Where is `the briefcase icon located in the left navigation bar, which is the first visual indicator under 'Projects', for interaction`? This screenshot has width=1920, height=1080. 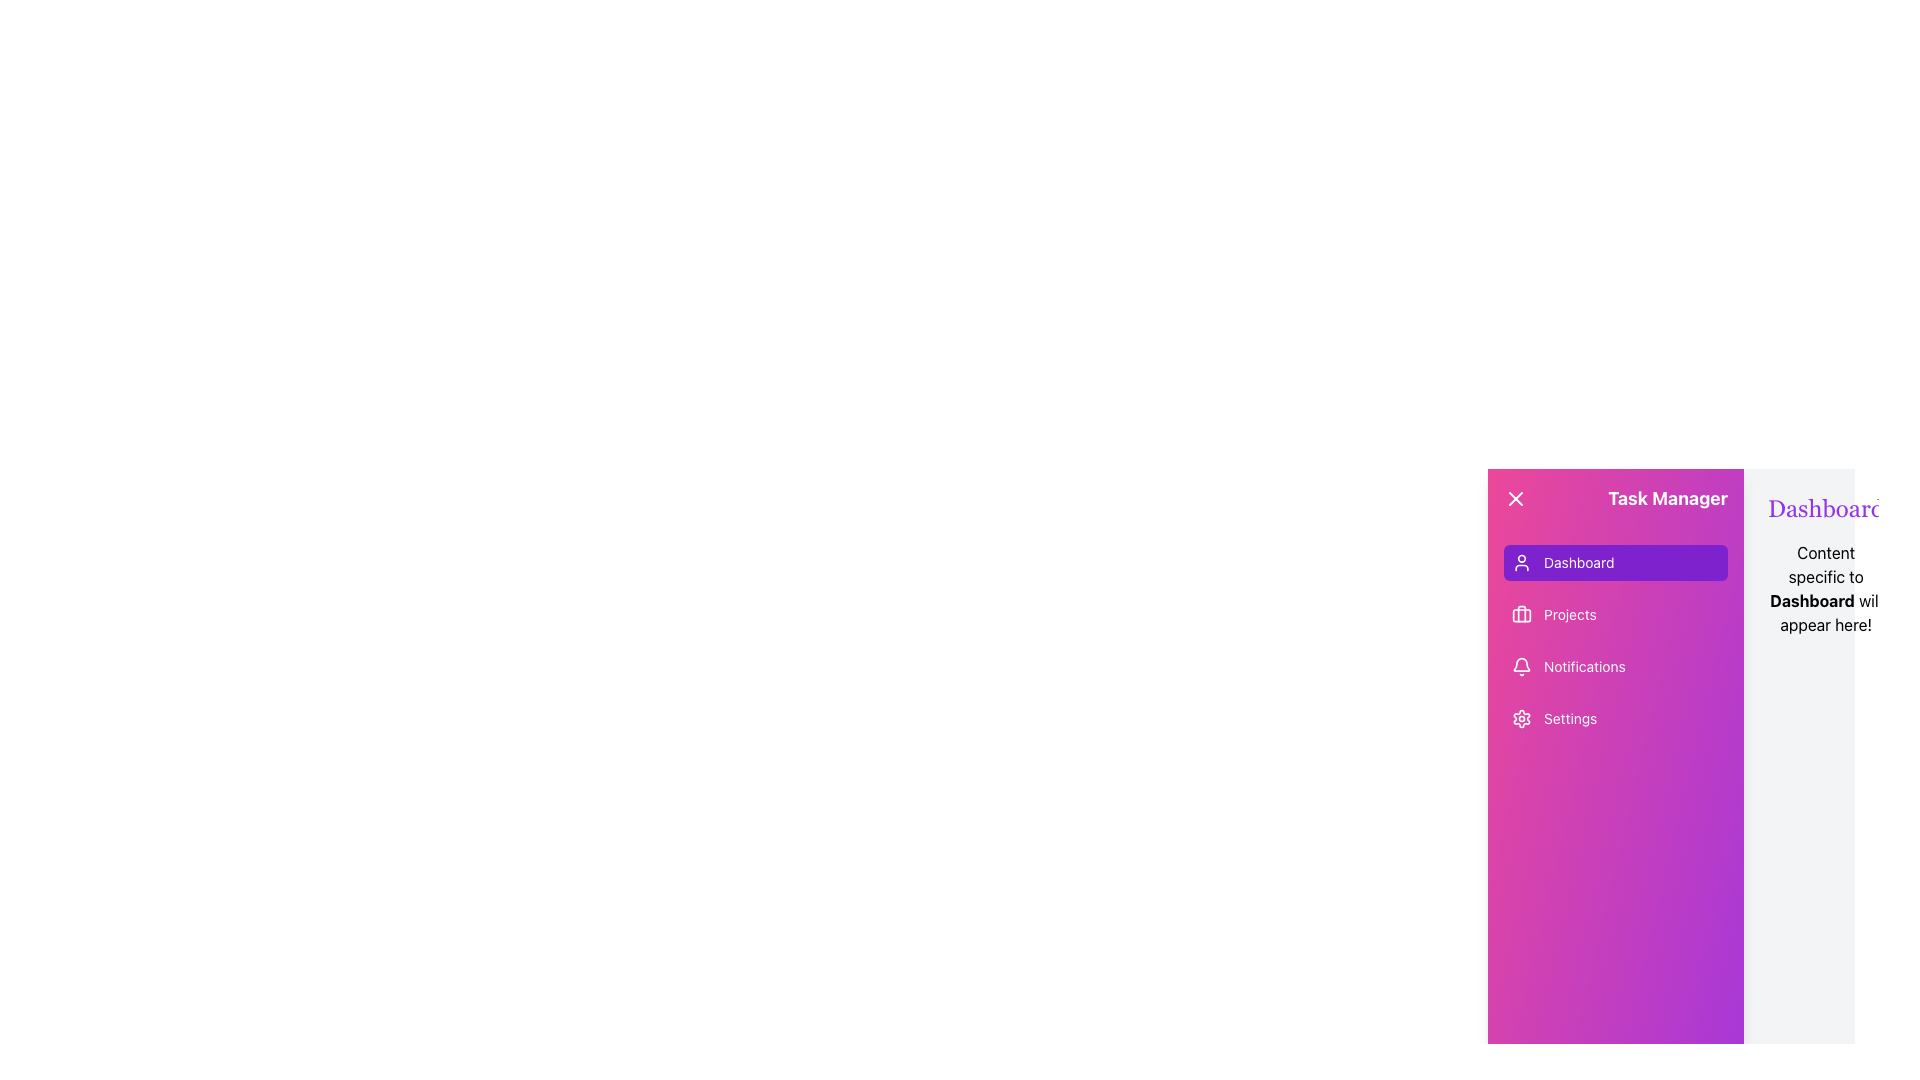 the briefcase icon located in the left navigation bar, which is the first visual indicator under 'Projects', for interaction is located at coordinates (1520, 613).